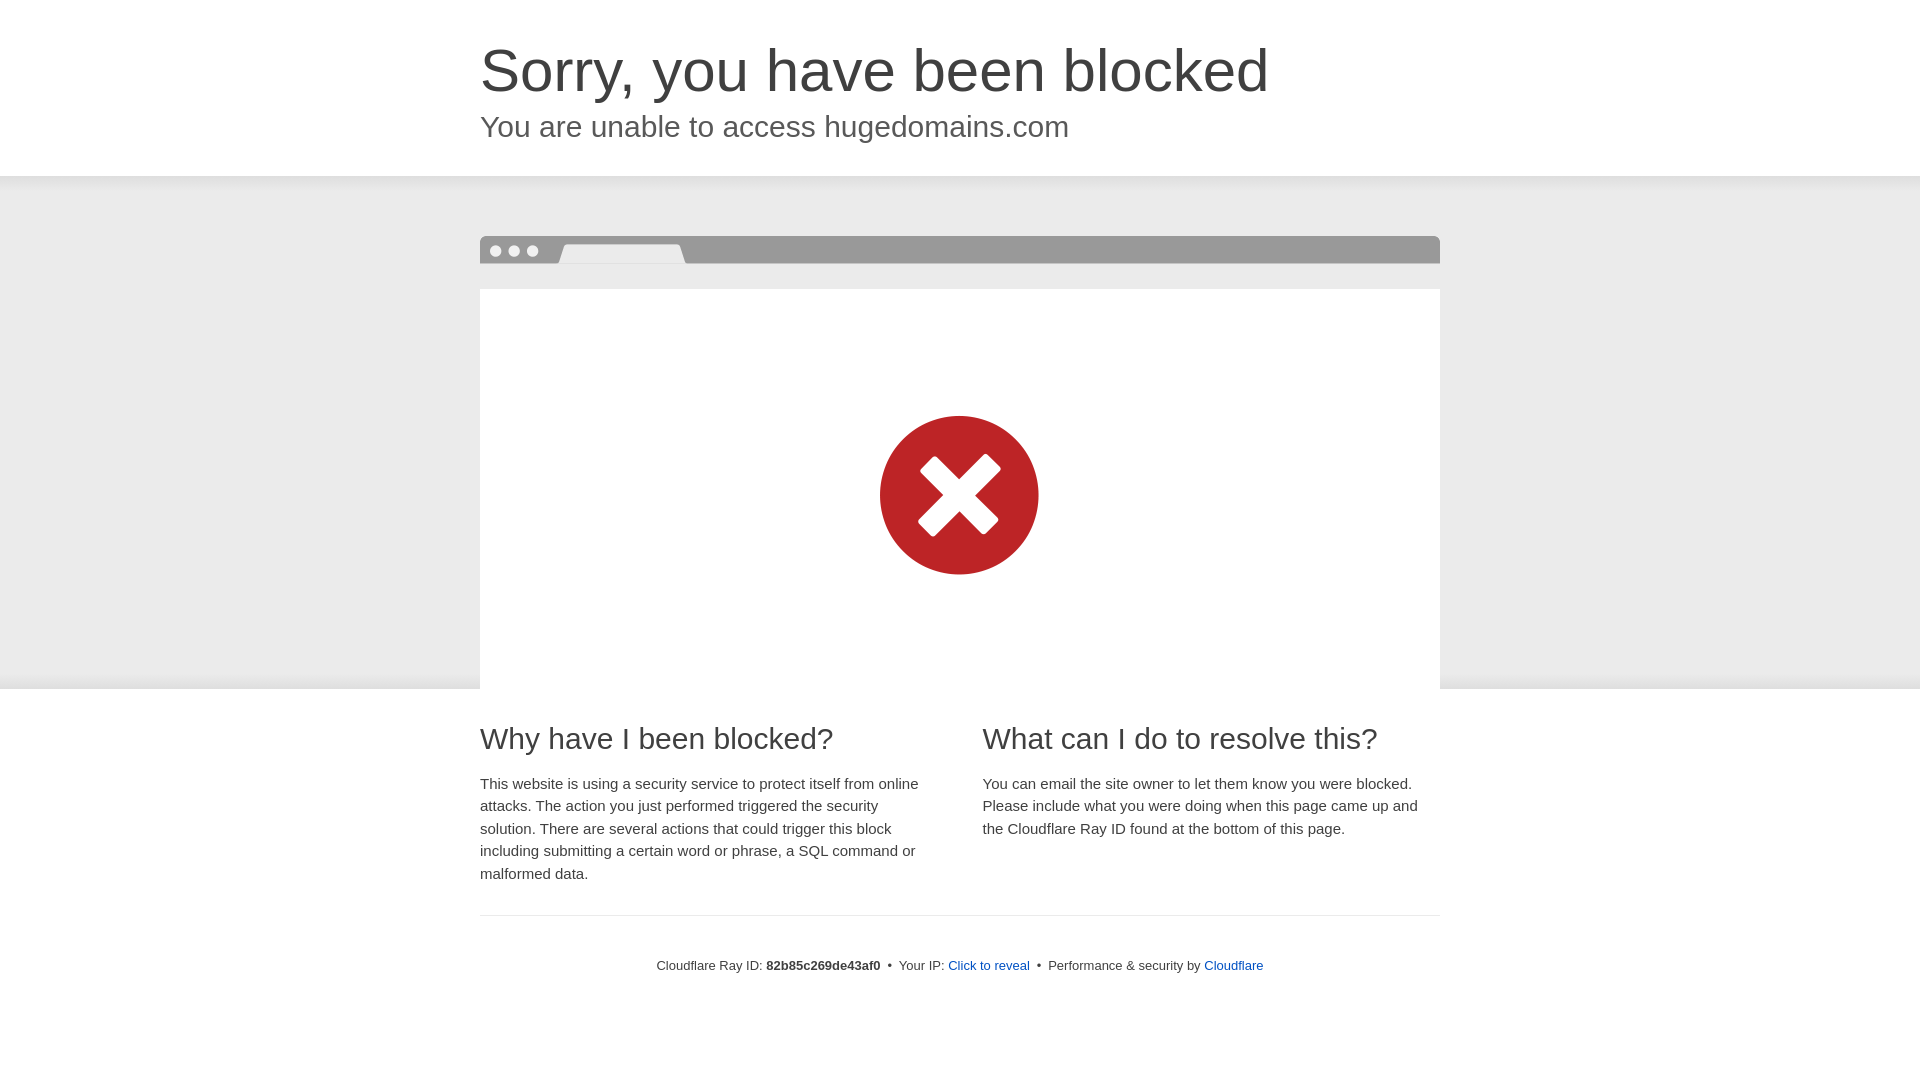  Describe the element at coordinates (947, 964) in the screenshot. I see `'Click to reveal'` at that location.